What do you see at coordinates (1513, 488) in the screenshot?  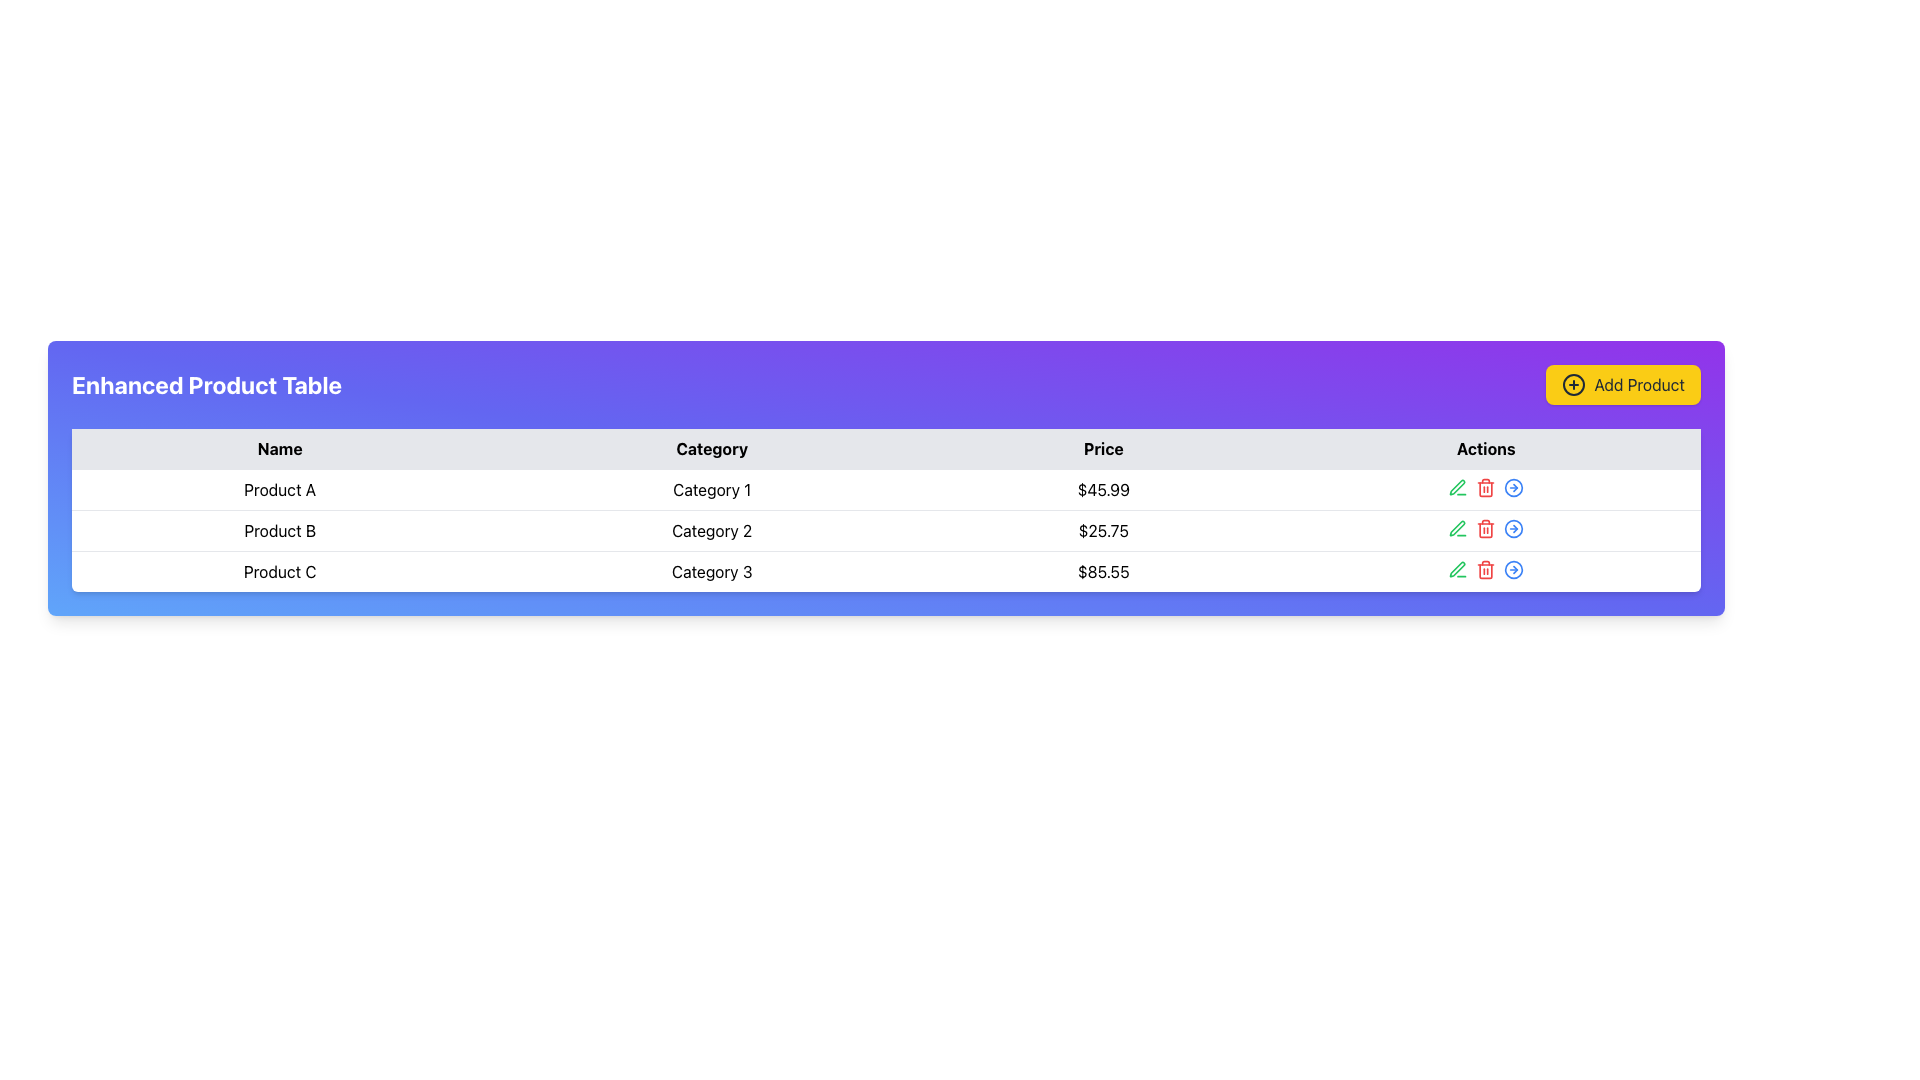 I see `the button located in the 'Actions' column of the third row of the product table` at bounding box center [1513, 488].